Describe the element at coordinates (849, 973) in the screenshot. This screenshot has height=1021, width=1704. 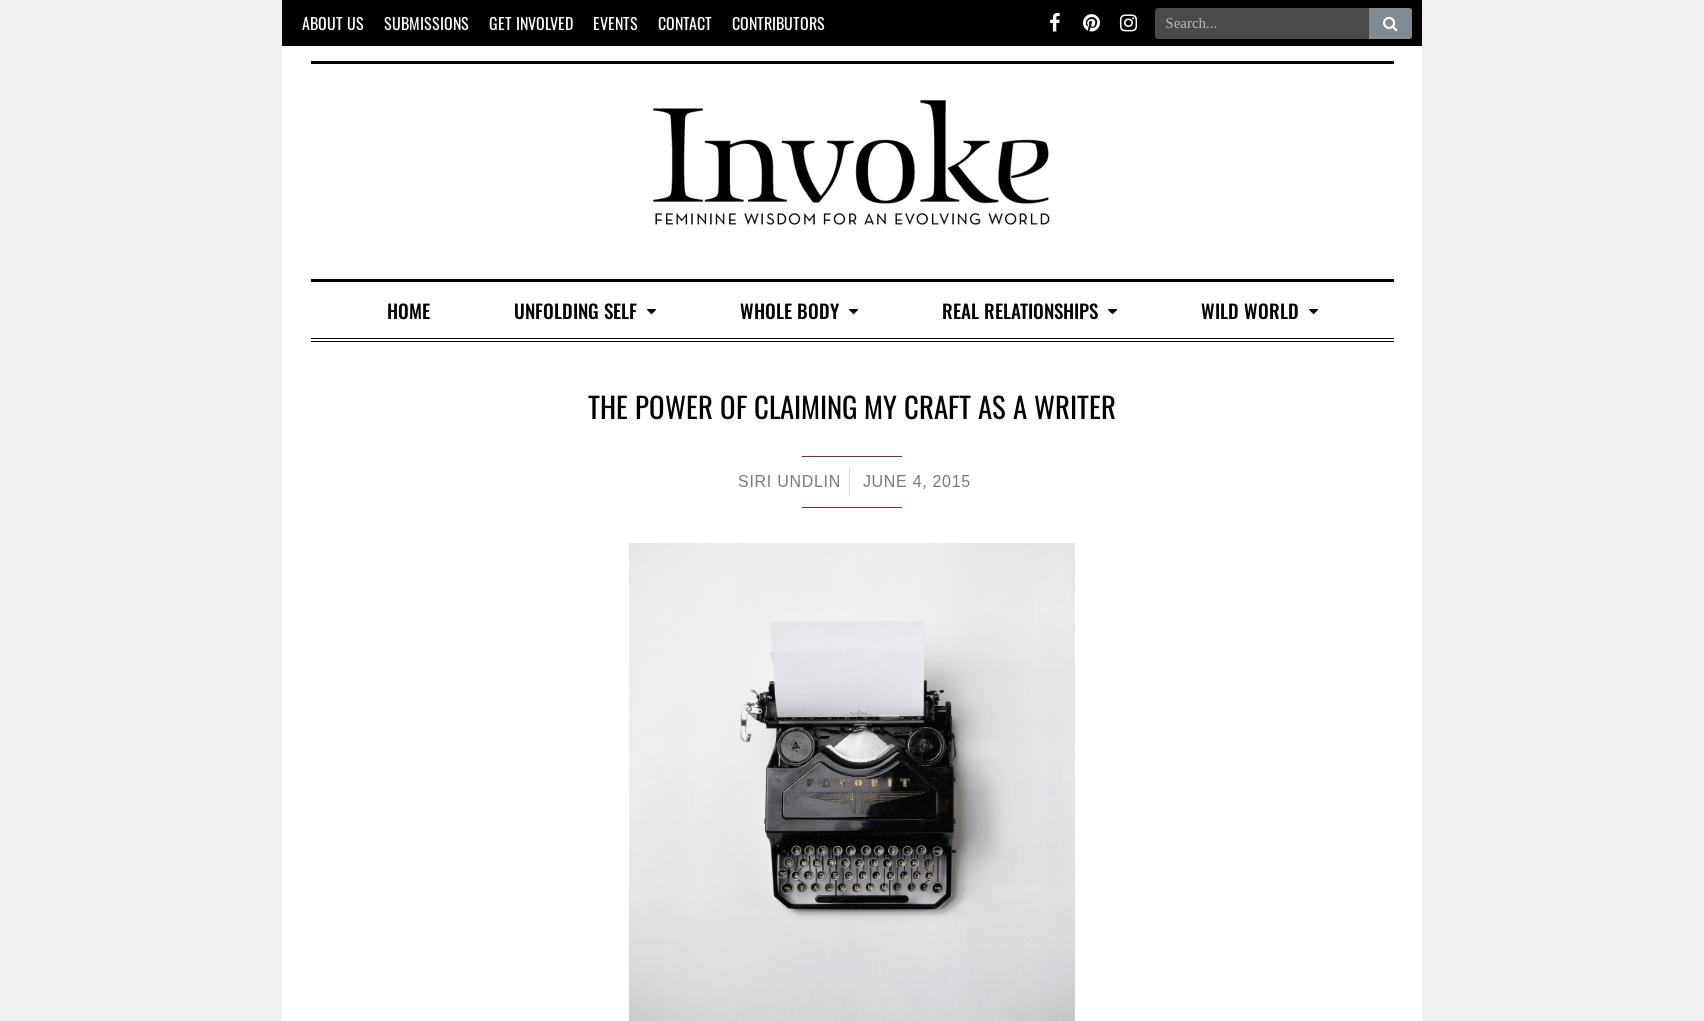
I see `'Subscribe to Invoke Magazine to receive more articles like this.'` at that location.